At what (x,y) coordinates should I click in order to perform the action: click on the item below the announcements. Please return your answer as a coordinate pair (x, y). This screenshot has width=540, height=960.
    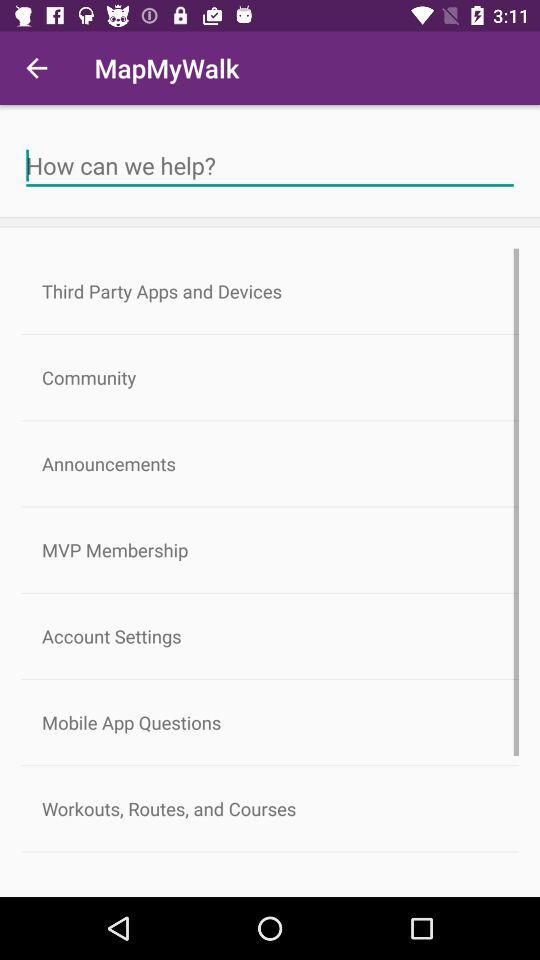
    Looking at the image, I should click on (270, 550).